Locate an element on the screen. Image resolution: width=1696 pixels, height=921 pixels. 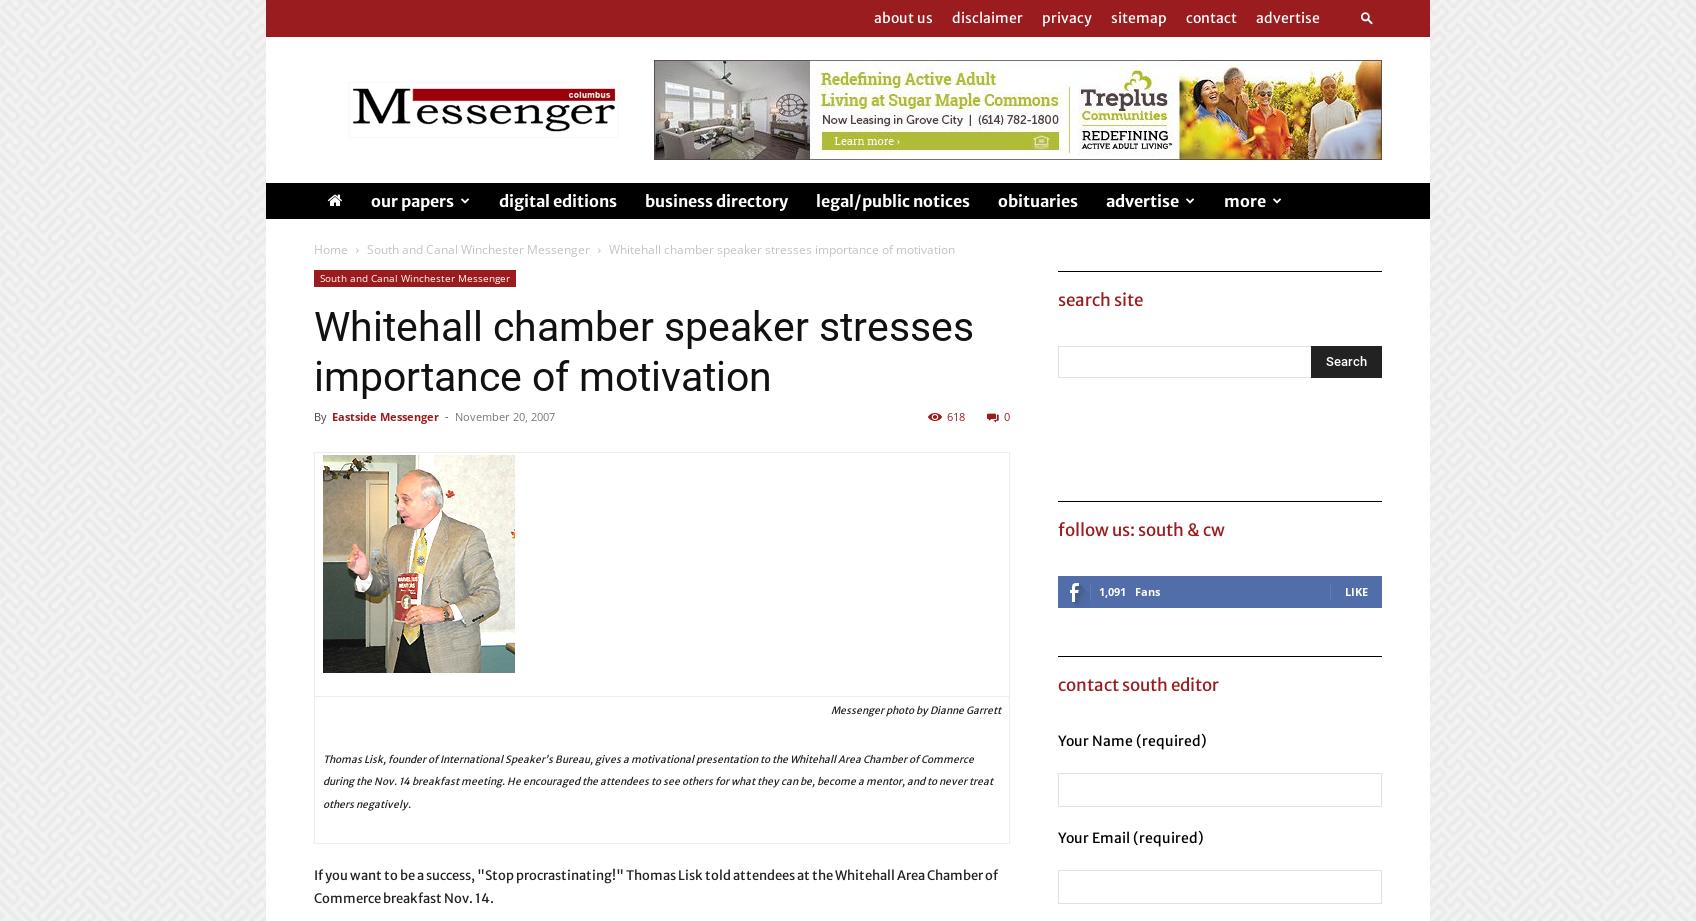
'Home' is located at coordinates (331, 248).